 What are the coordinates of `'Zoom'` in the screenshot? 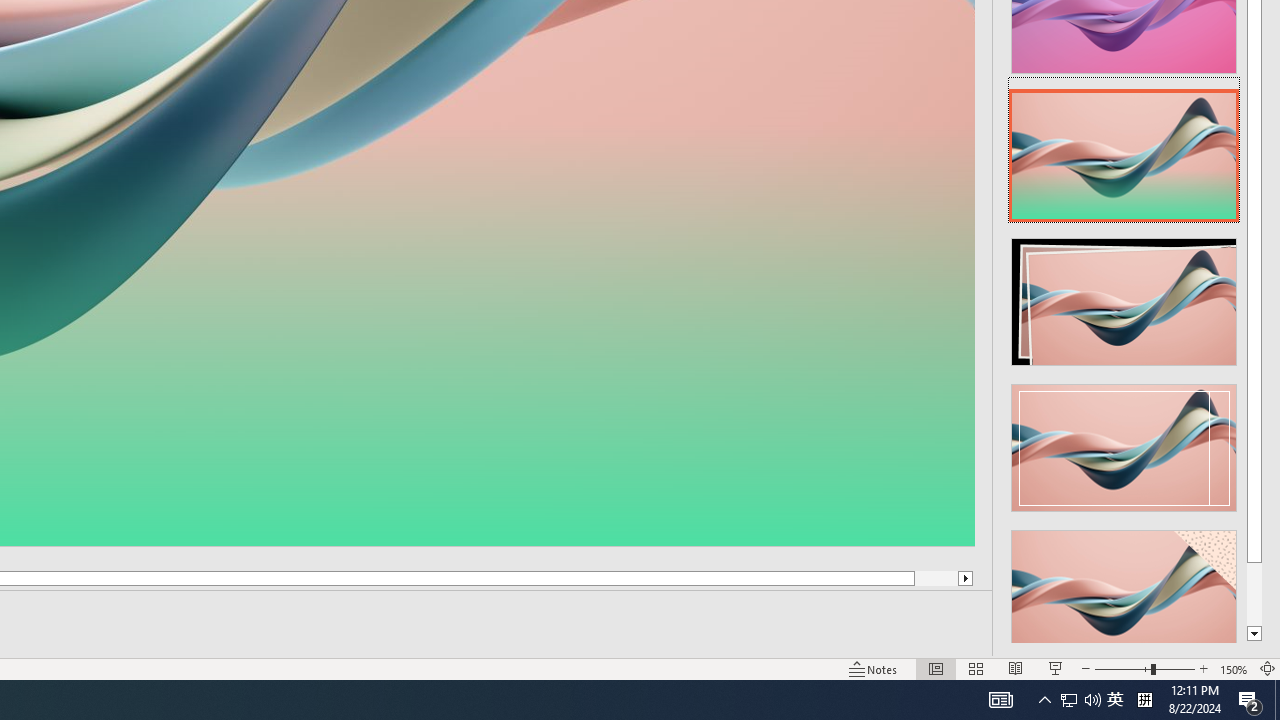 It's located at (1144, 669).